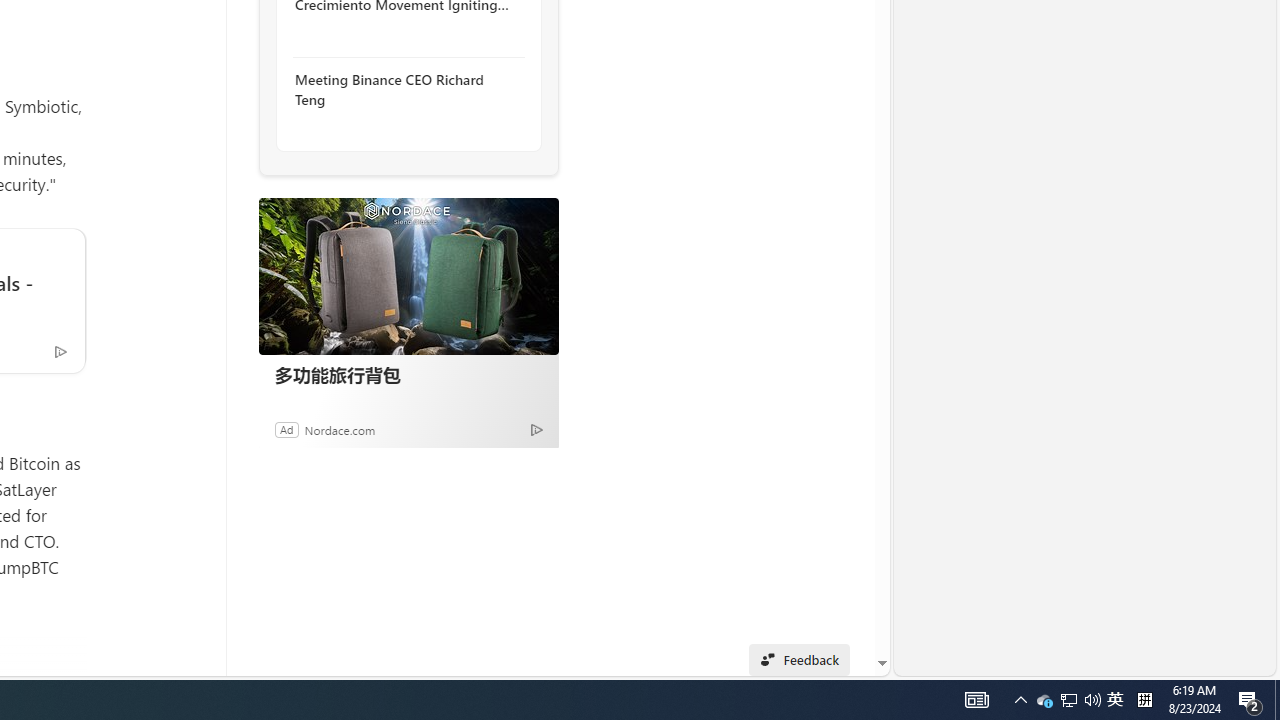  What do you see at coordinates (402, 88) in the screenshot?
I see `'Meeting Binance CEO Richard Teng'` at bounding box center [402, 88].